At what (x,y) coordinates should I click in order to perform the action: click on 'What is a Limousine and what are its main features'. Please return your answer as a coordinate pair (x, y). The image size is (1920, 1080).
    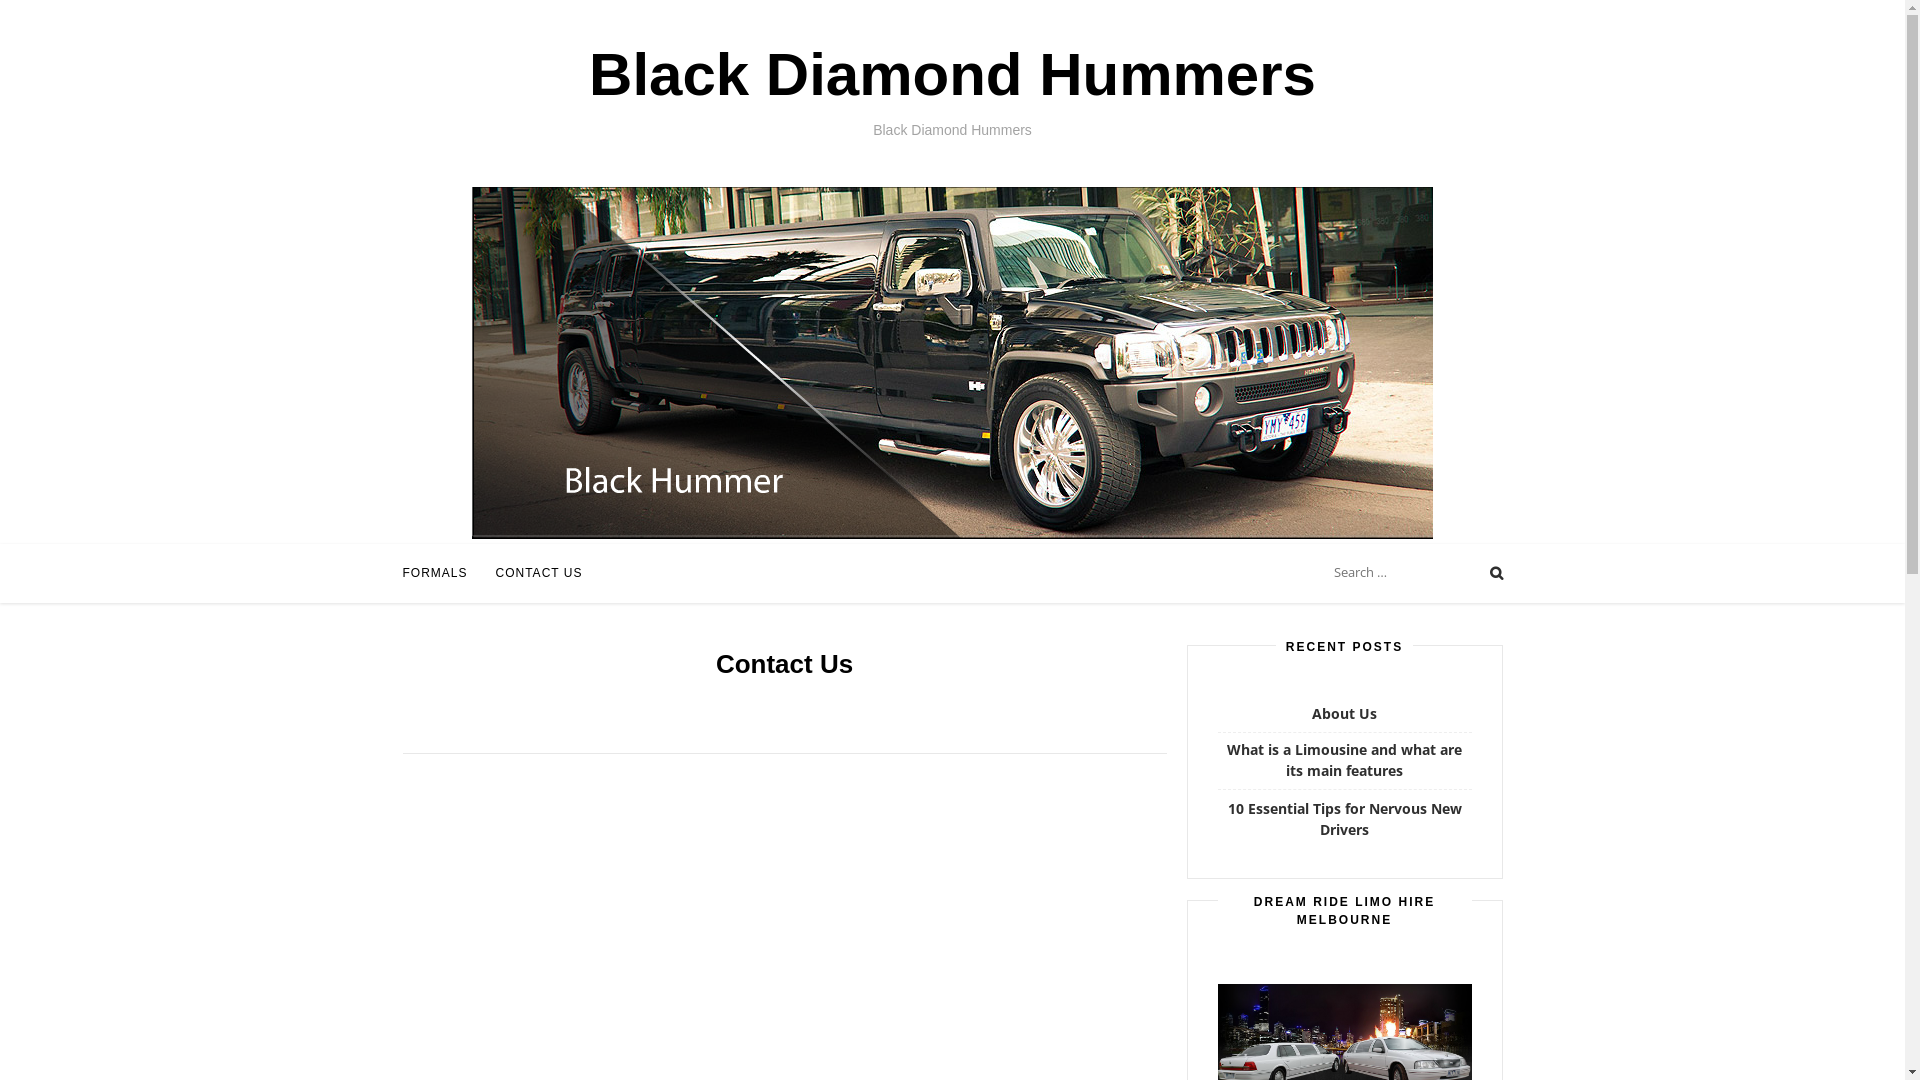
    Looking at the image, I should click on (1344, 759).